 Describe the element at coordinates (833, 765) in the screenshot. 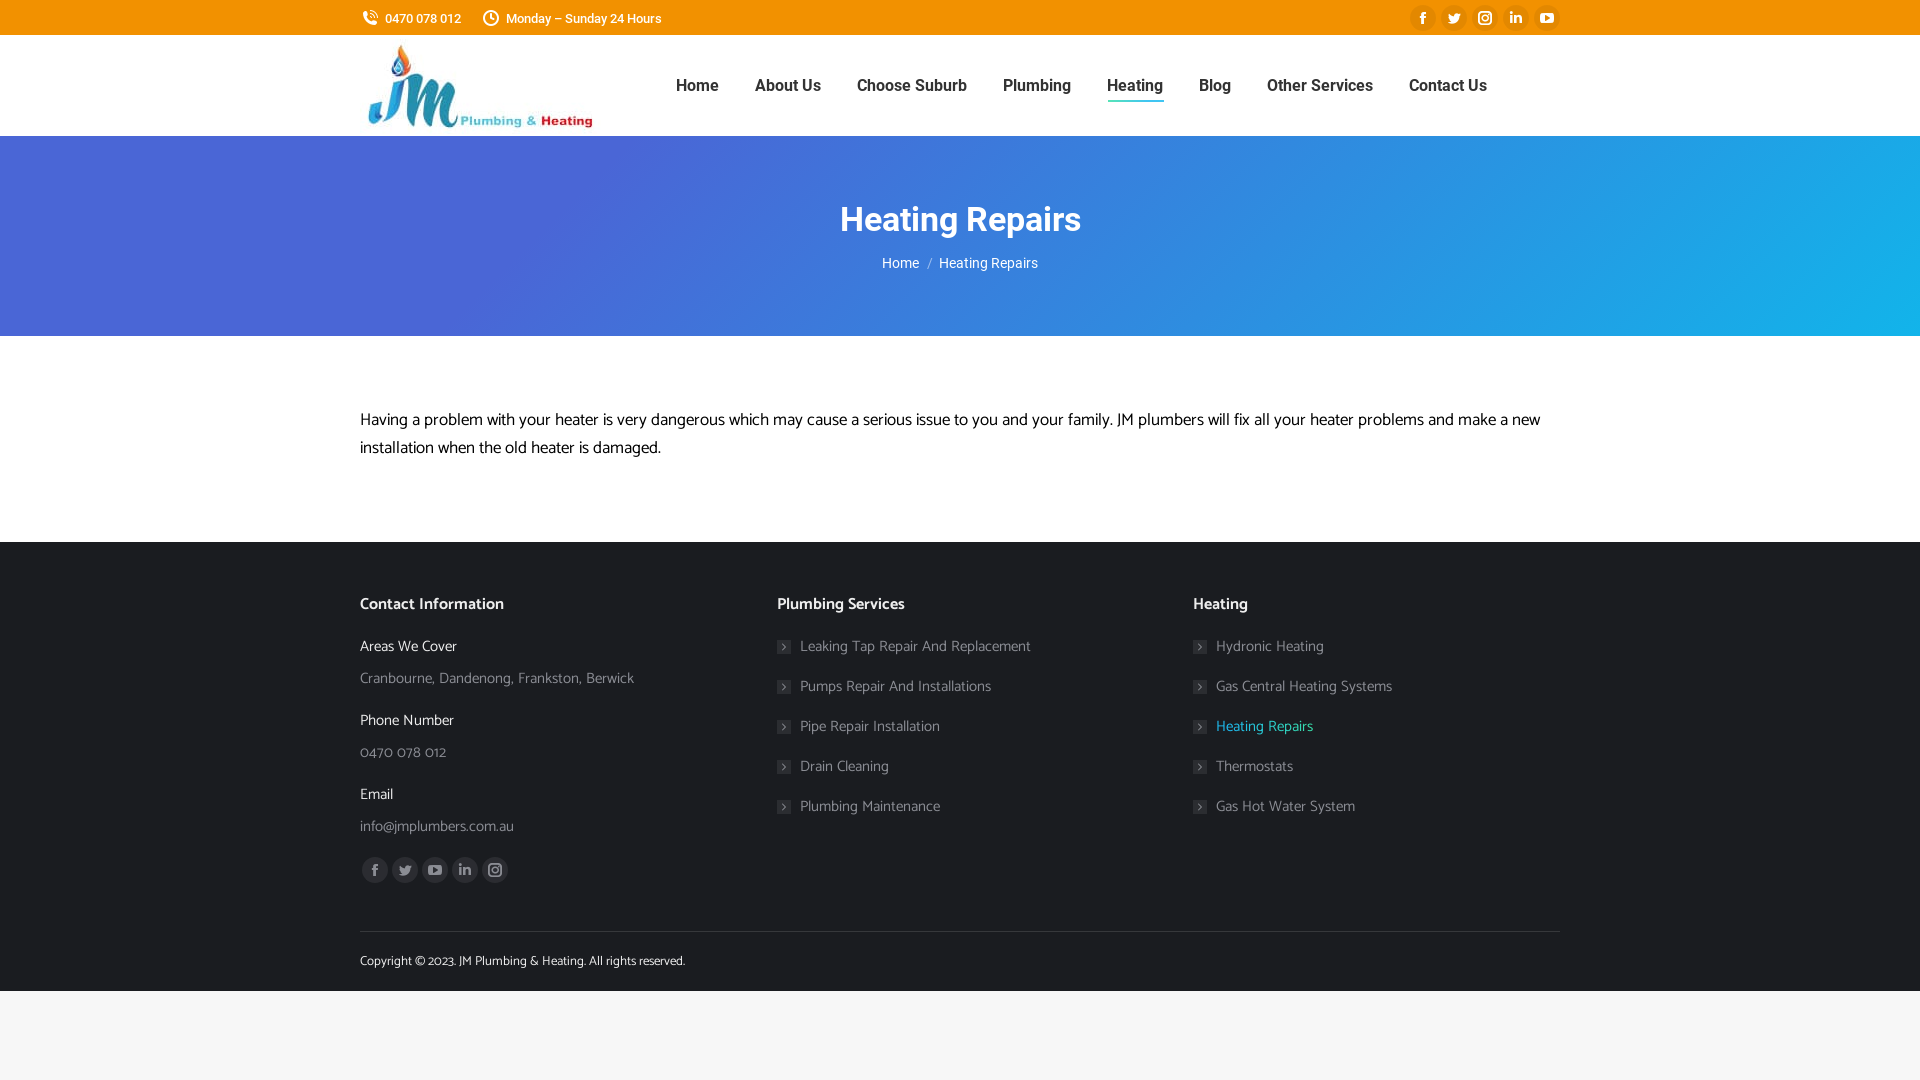

I see `'Drain Cleaning'` at that location.